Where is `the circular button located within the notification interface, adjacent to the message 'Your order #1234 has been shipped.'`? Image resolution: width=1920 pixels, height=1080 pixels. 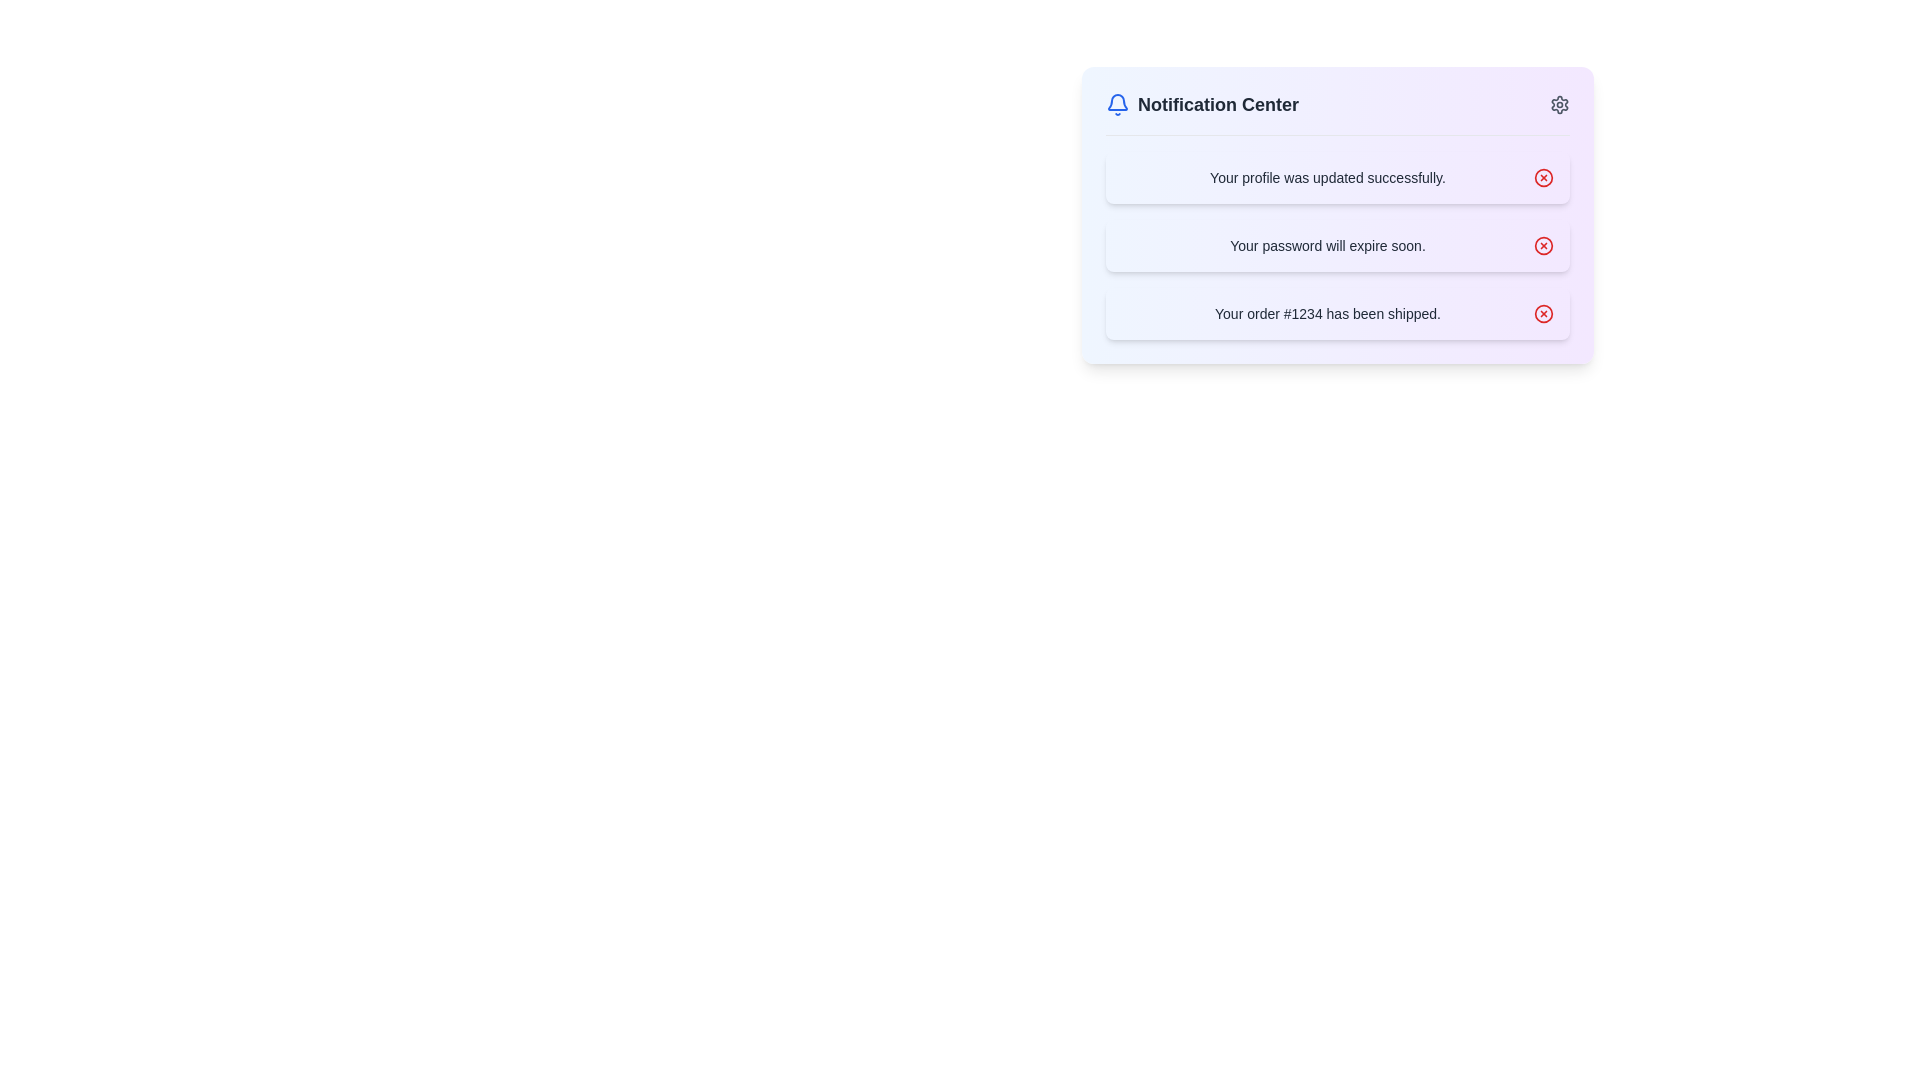
the circular button located within the notification interface, adjacent to the message 'Your order #1234 has been shipped.' is located at coordinates (1543, 313).